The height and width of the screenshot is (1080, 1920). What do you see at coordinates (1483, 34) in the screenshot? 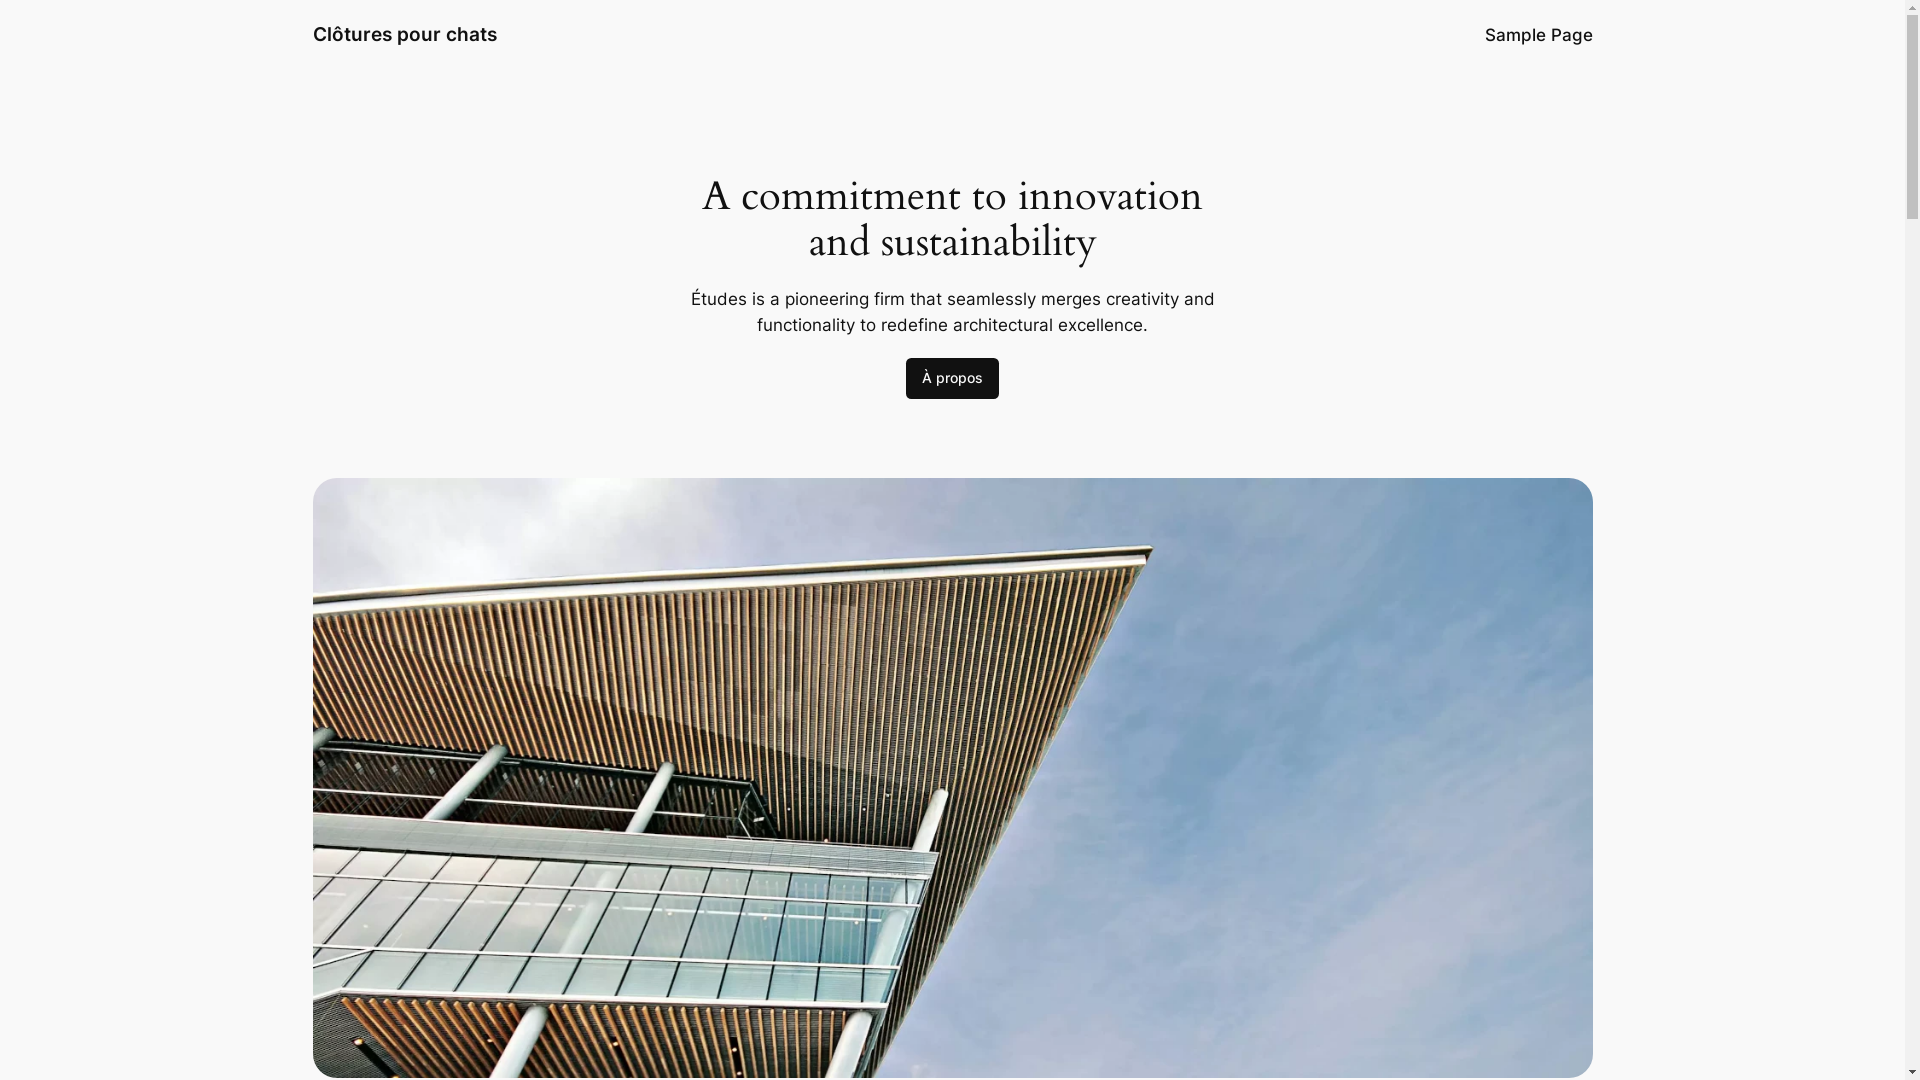
I see `'Sample Page'` at bounding box center [1483, 34].